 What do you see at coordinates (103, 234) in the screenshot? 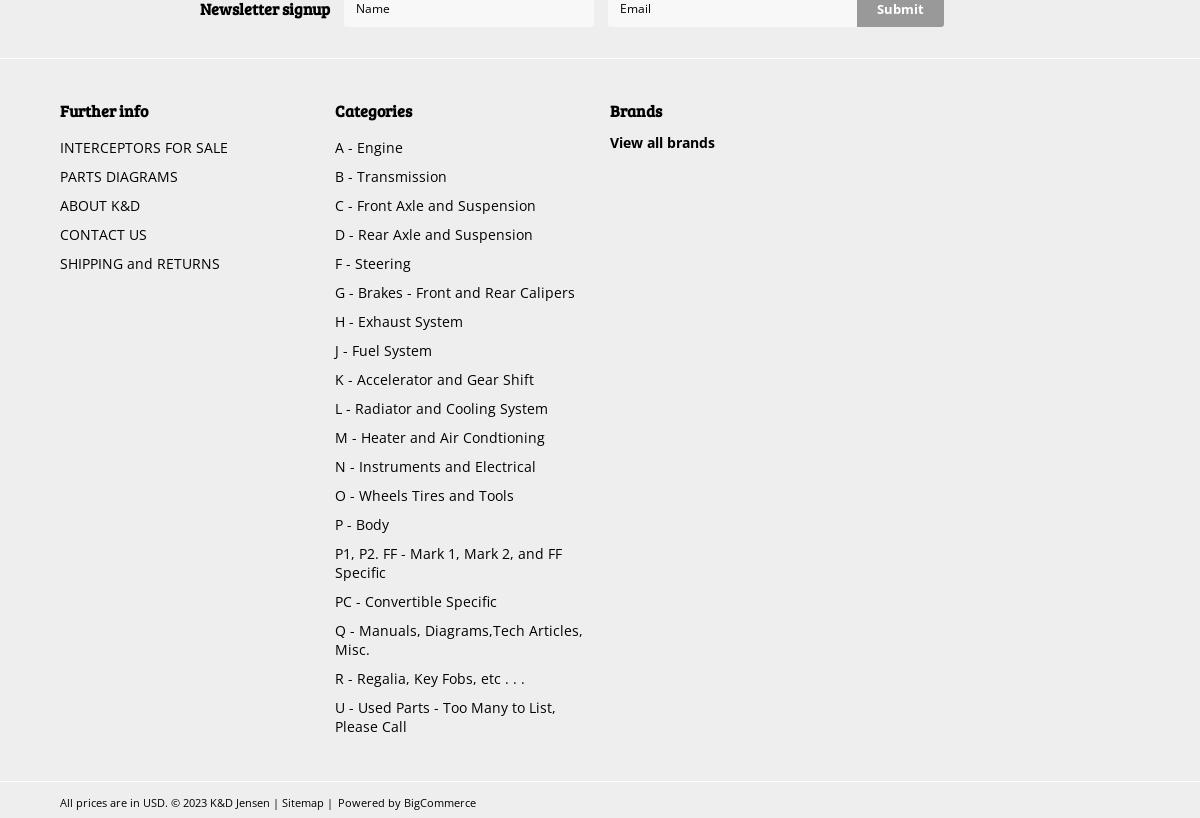
I see `'CONTACT US'` at bounding box center [103, 234].